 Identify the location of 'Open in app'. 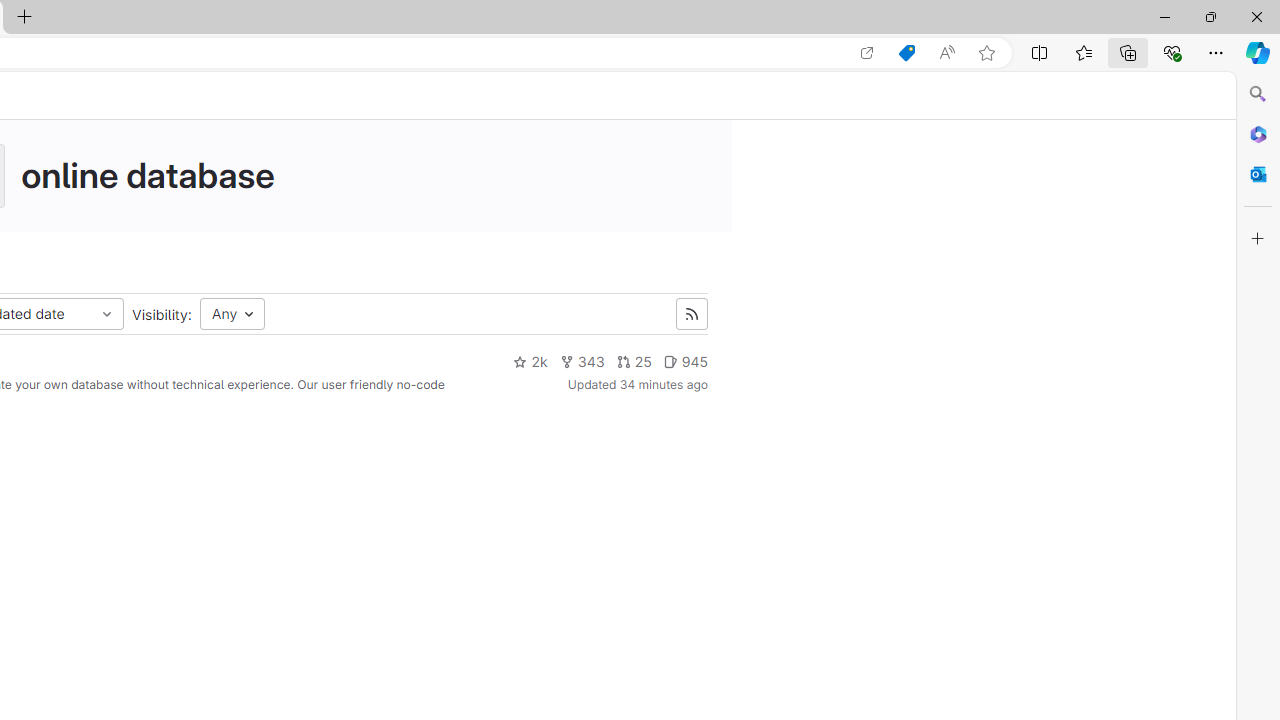
(867, 52).